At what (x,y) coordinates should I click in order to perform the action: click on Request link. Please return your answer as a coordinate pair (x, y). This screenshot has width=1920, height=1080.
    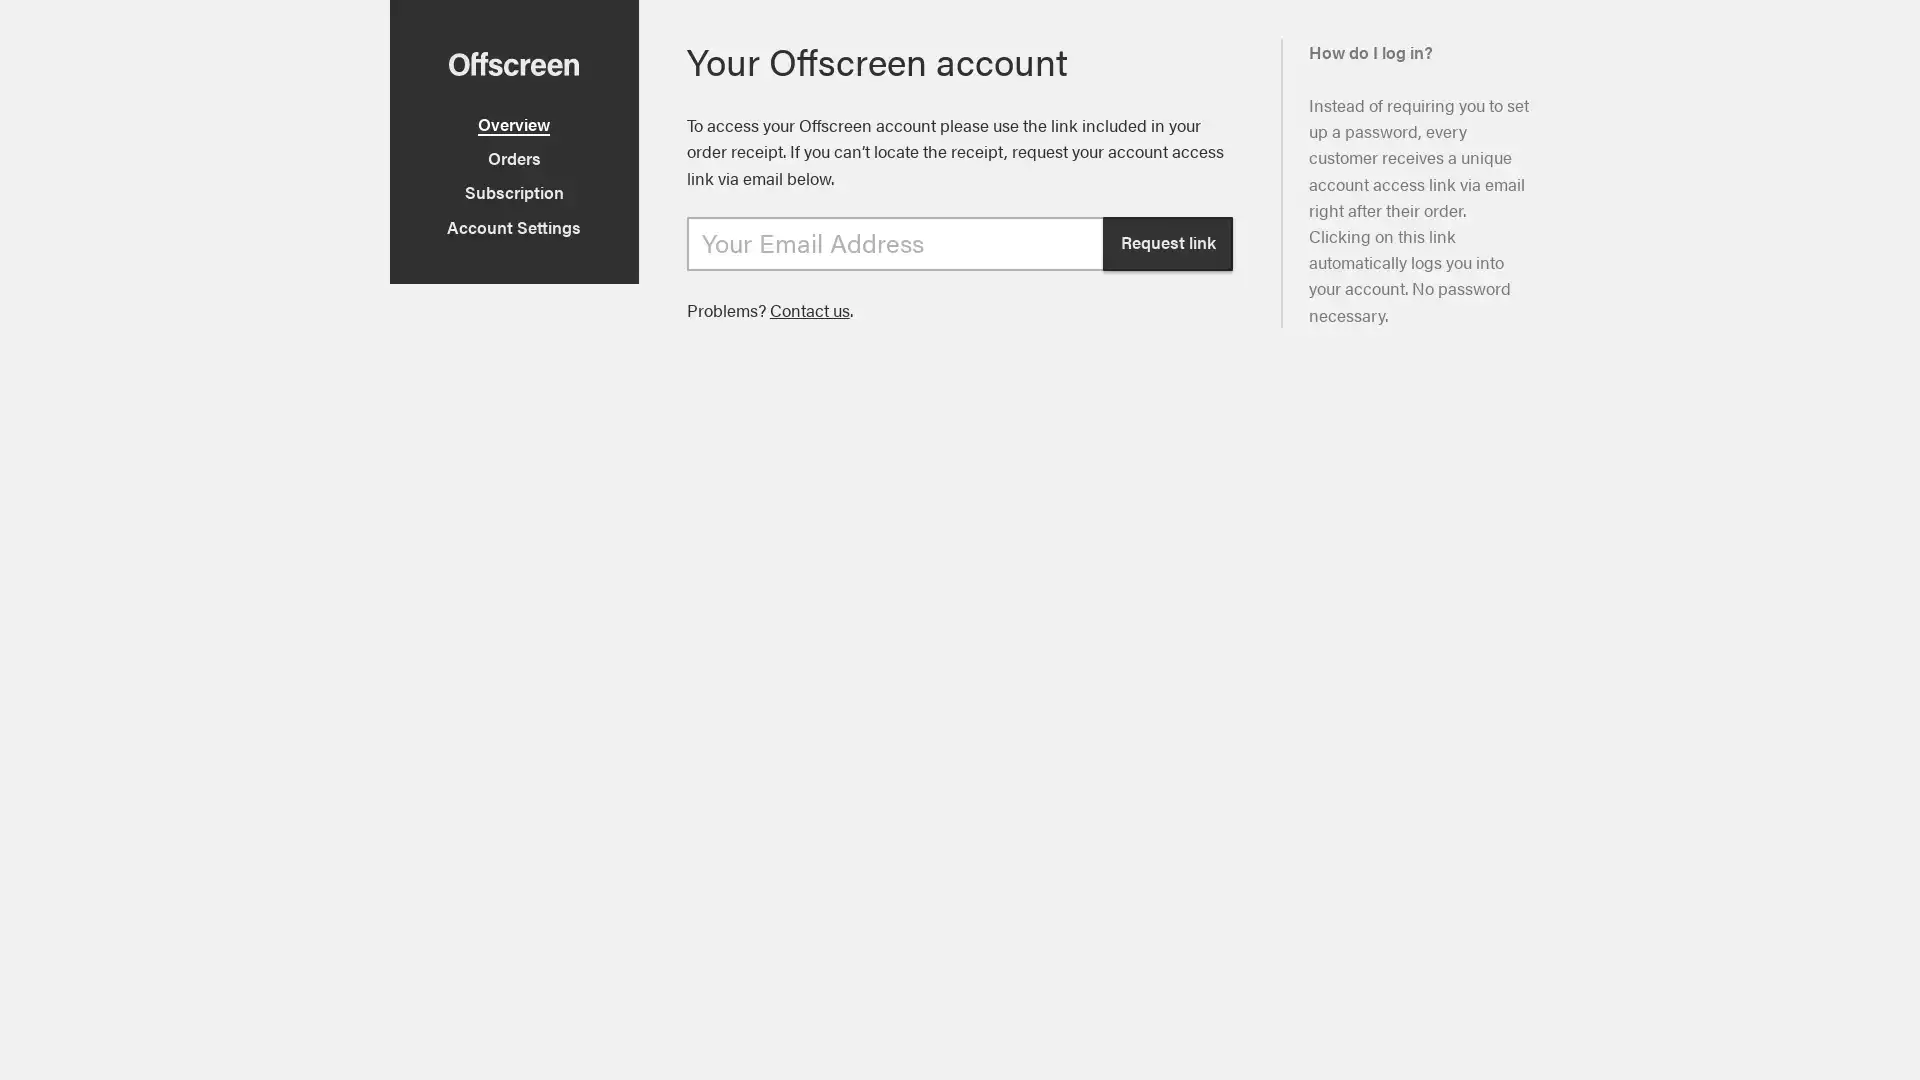
    Looking at the image, I should click on (1167, 242).